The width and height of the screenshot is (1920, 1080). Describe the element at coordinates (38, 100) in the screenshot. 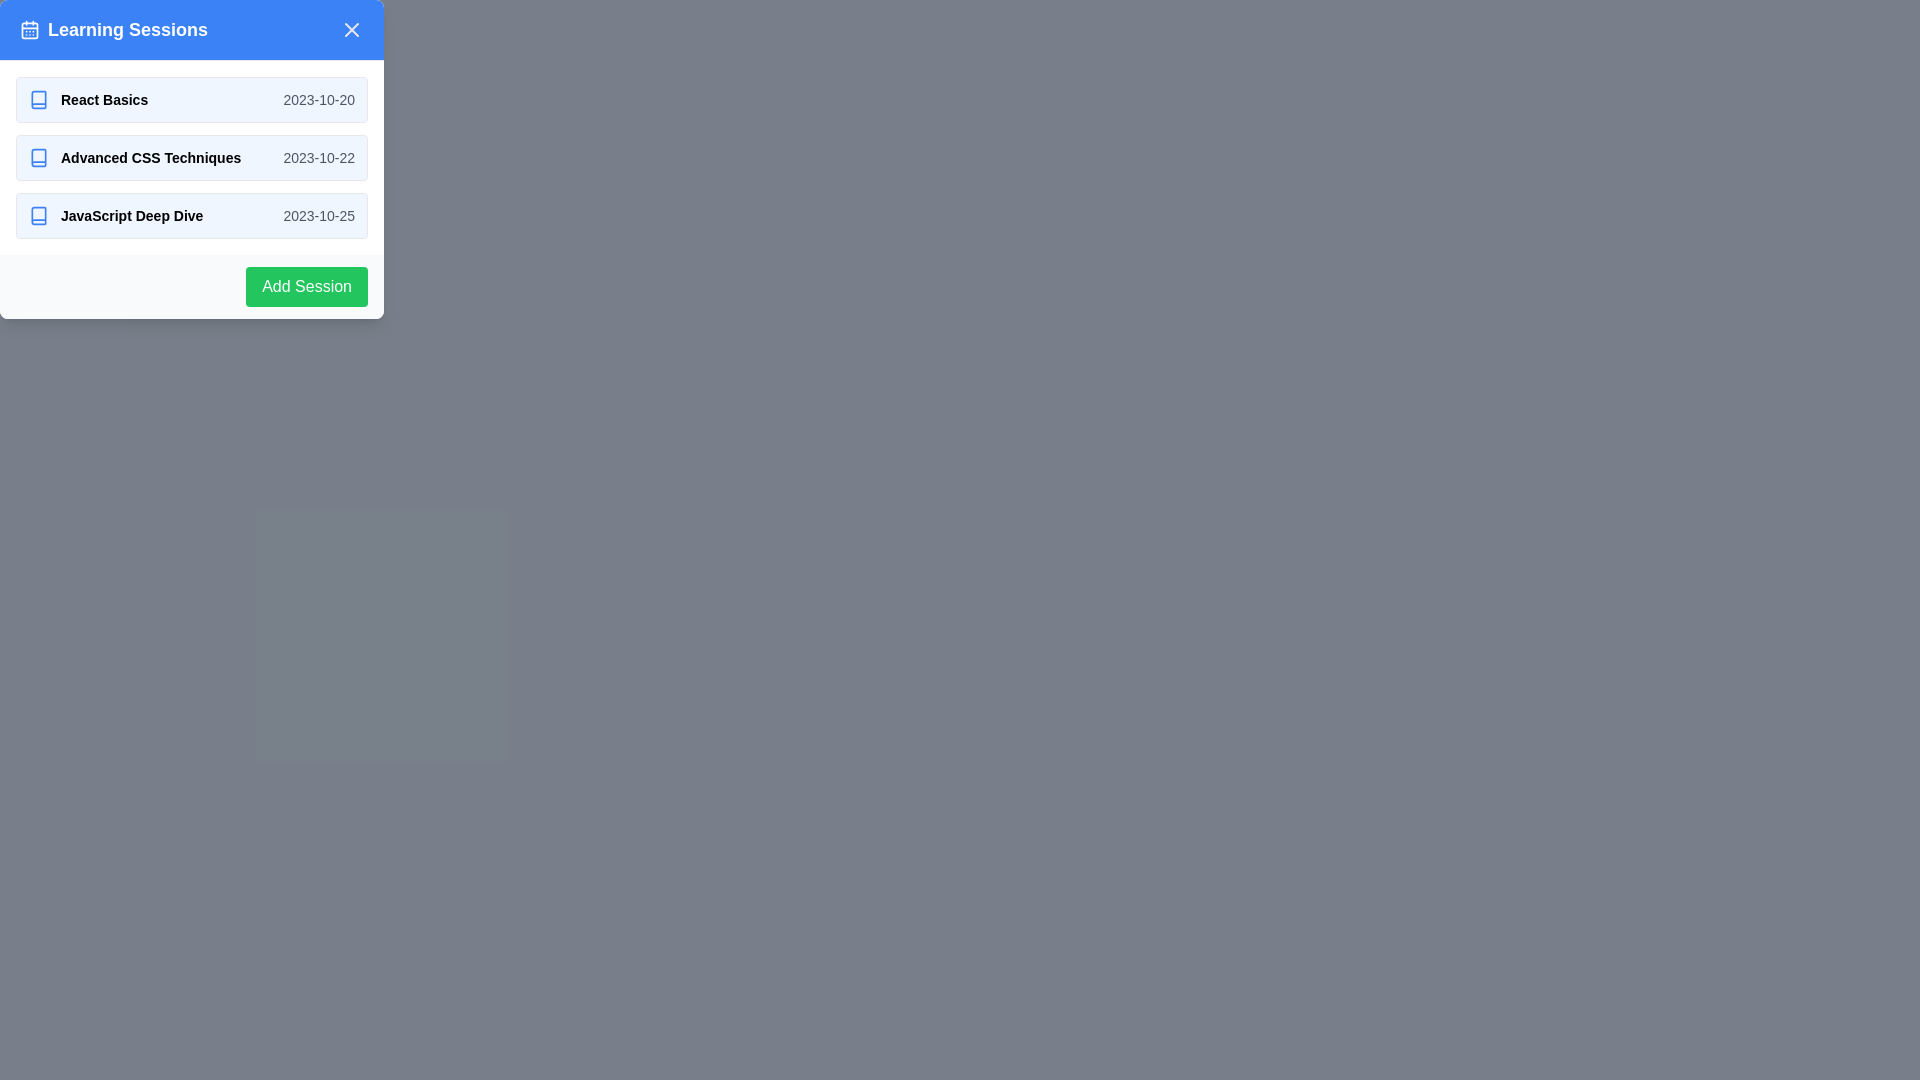

I see `the 'React Basics' session icon to highlight the session, which is the leftmost component within the list under the 'Learning Sessions' header` at that location.